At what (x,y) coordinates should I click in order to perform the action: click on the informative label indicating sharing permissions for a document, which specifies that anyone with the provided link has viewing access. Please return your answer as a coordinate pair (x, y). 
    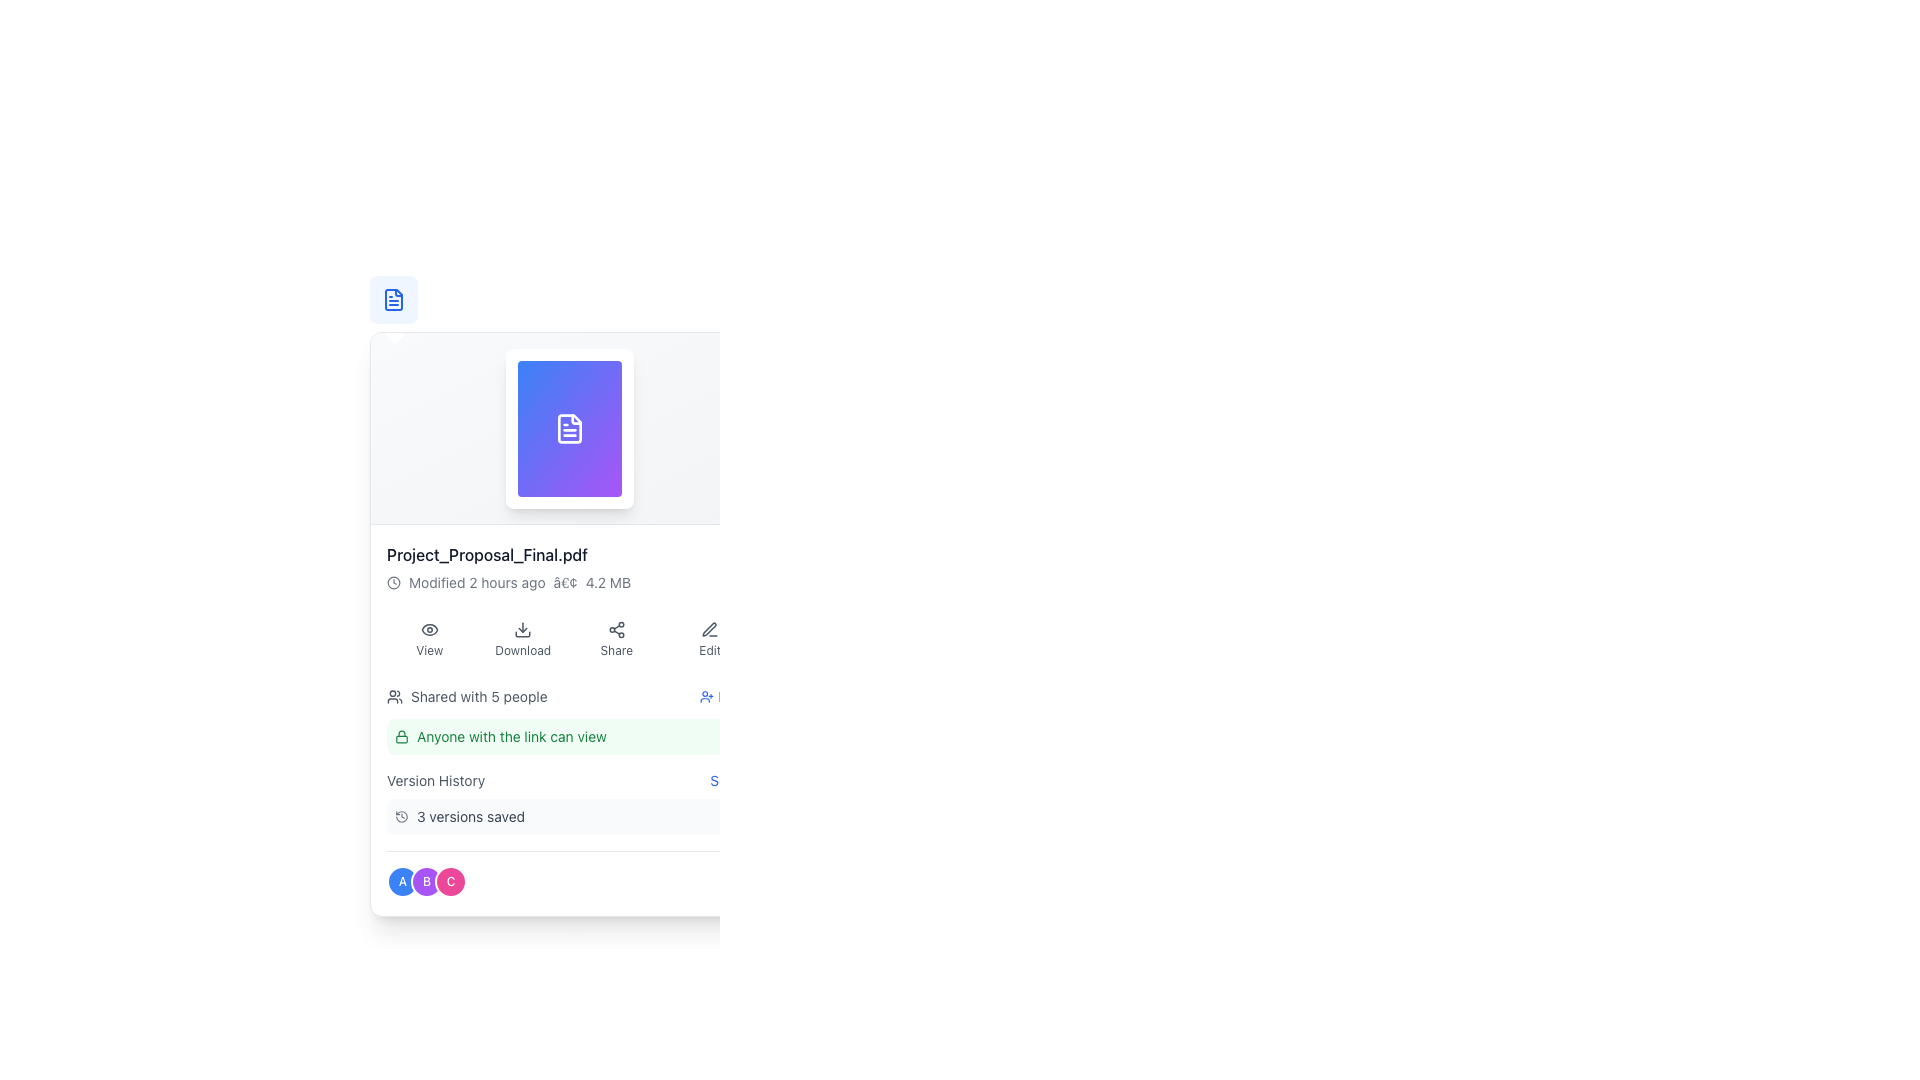
    Looking at the image, I should click on (569, 736).